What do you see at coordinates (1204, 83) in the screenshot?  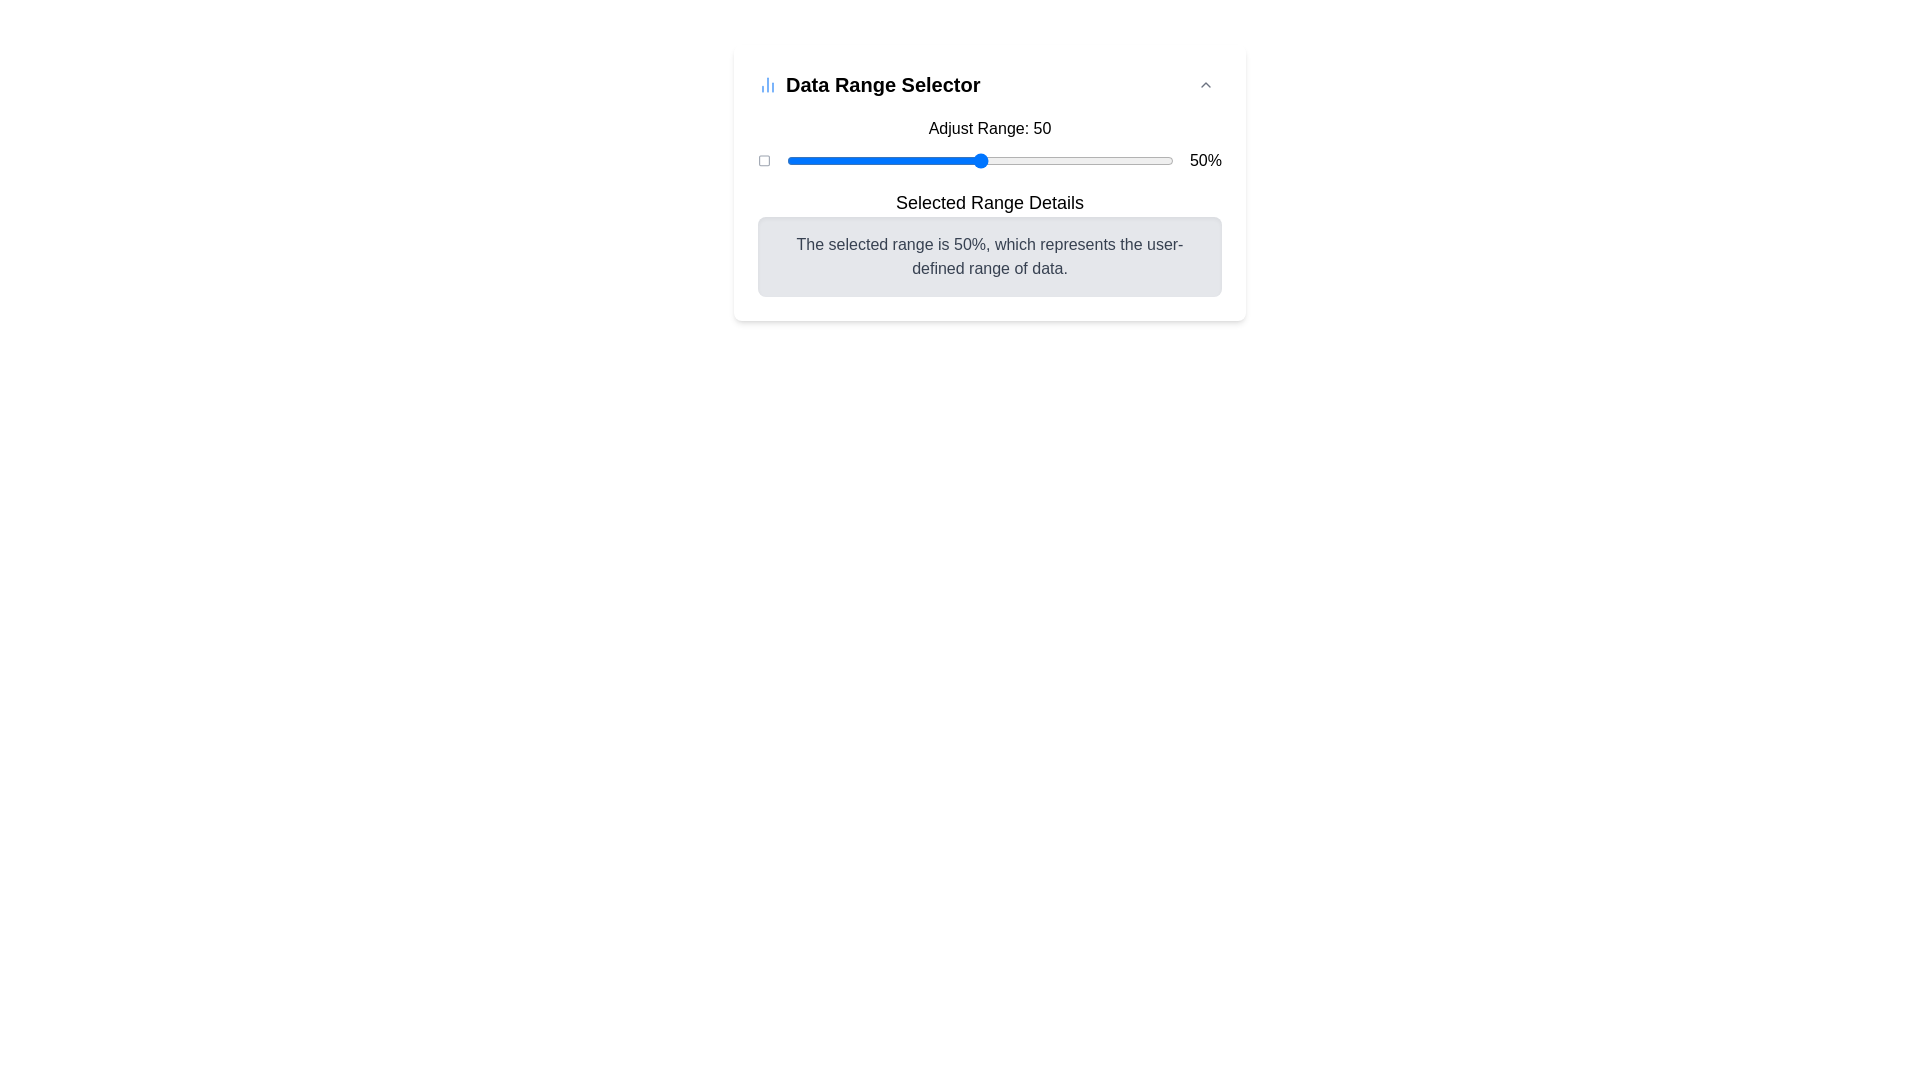 I see `the expand/collapse button to toggle the visibility of the details section` at bounding box center [1204, 83].